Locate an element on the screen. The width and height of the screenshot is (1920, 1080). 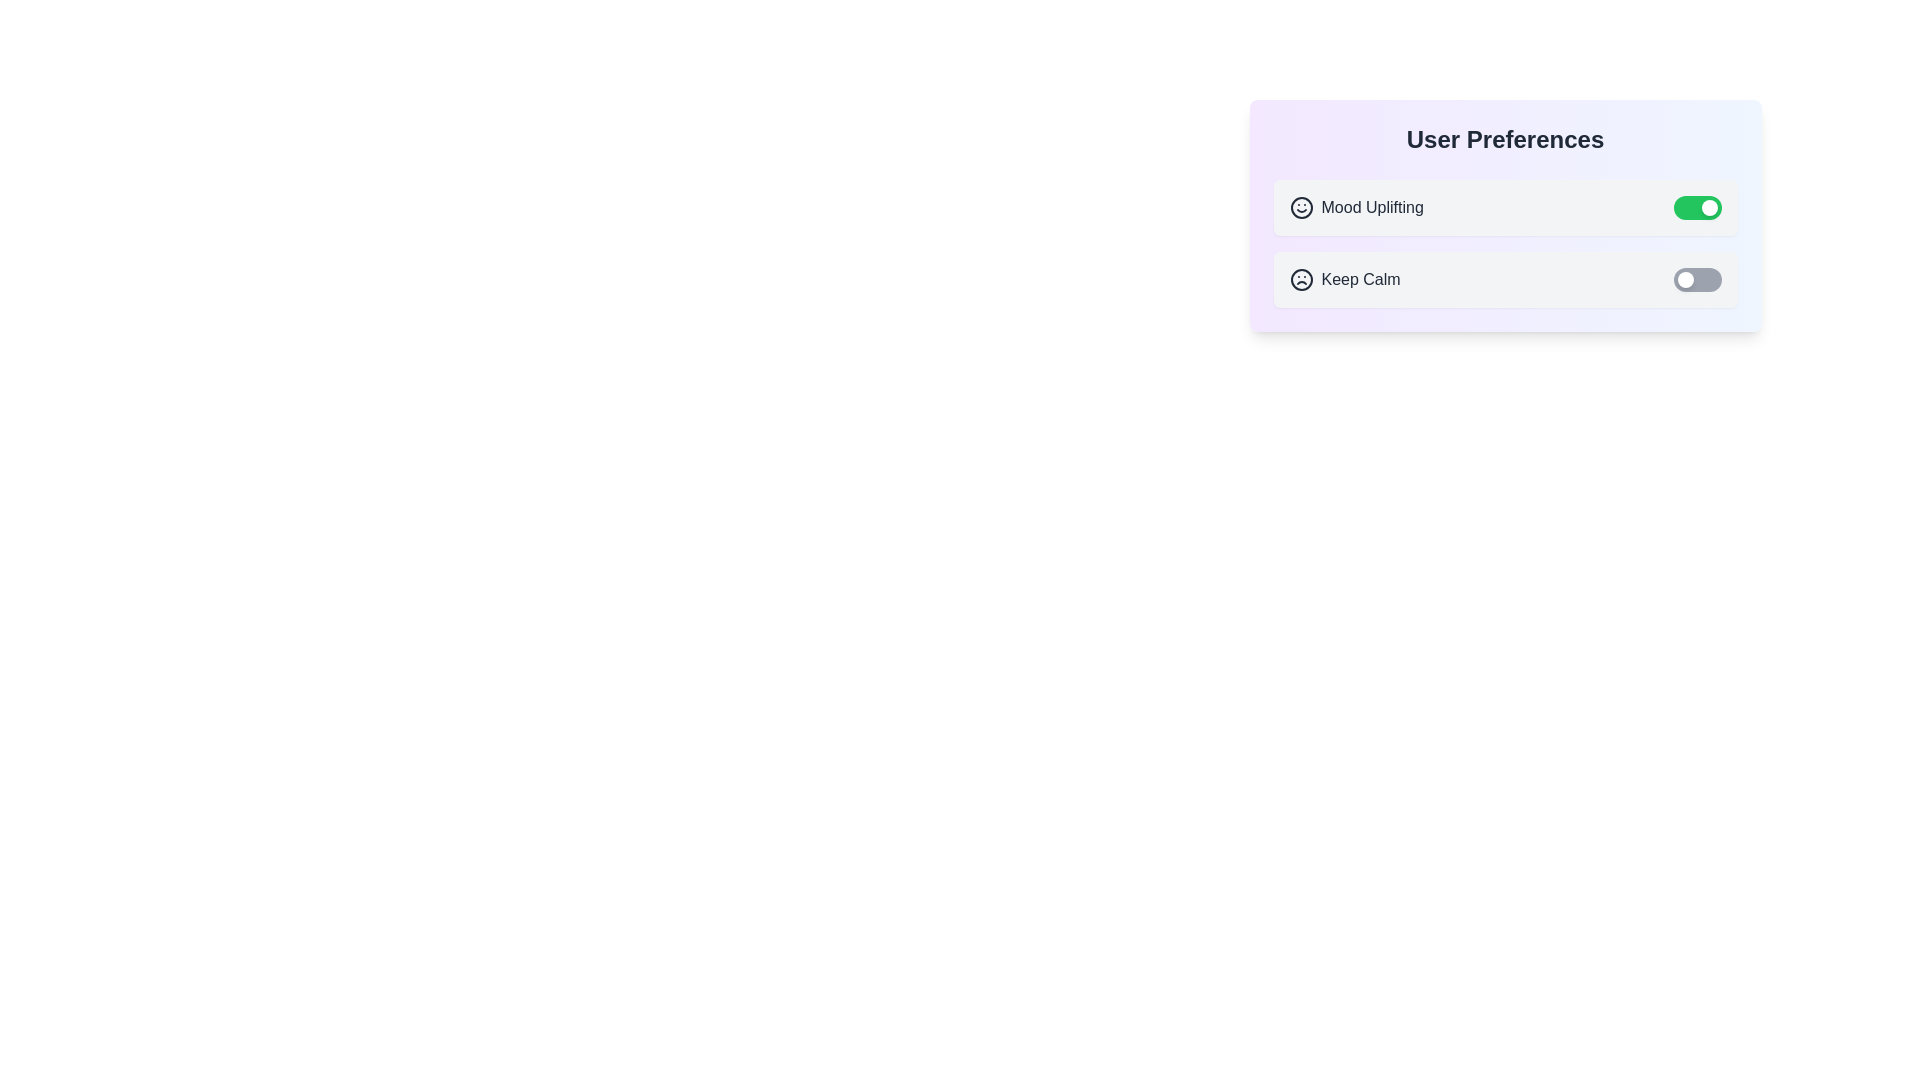
the circular toggle handle of the second toggle switch labeled 'Keep Calm' in the 'User Preferences' section to switch states is located at coordinates (1684, 280).